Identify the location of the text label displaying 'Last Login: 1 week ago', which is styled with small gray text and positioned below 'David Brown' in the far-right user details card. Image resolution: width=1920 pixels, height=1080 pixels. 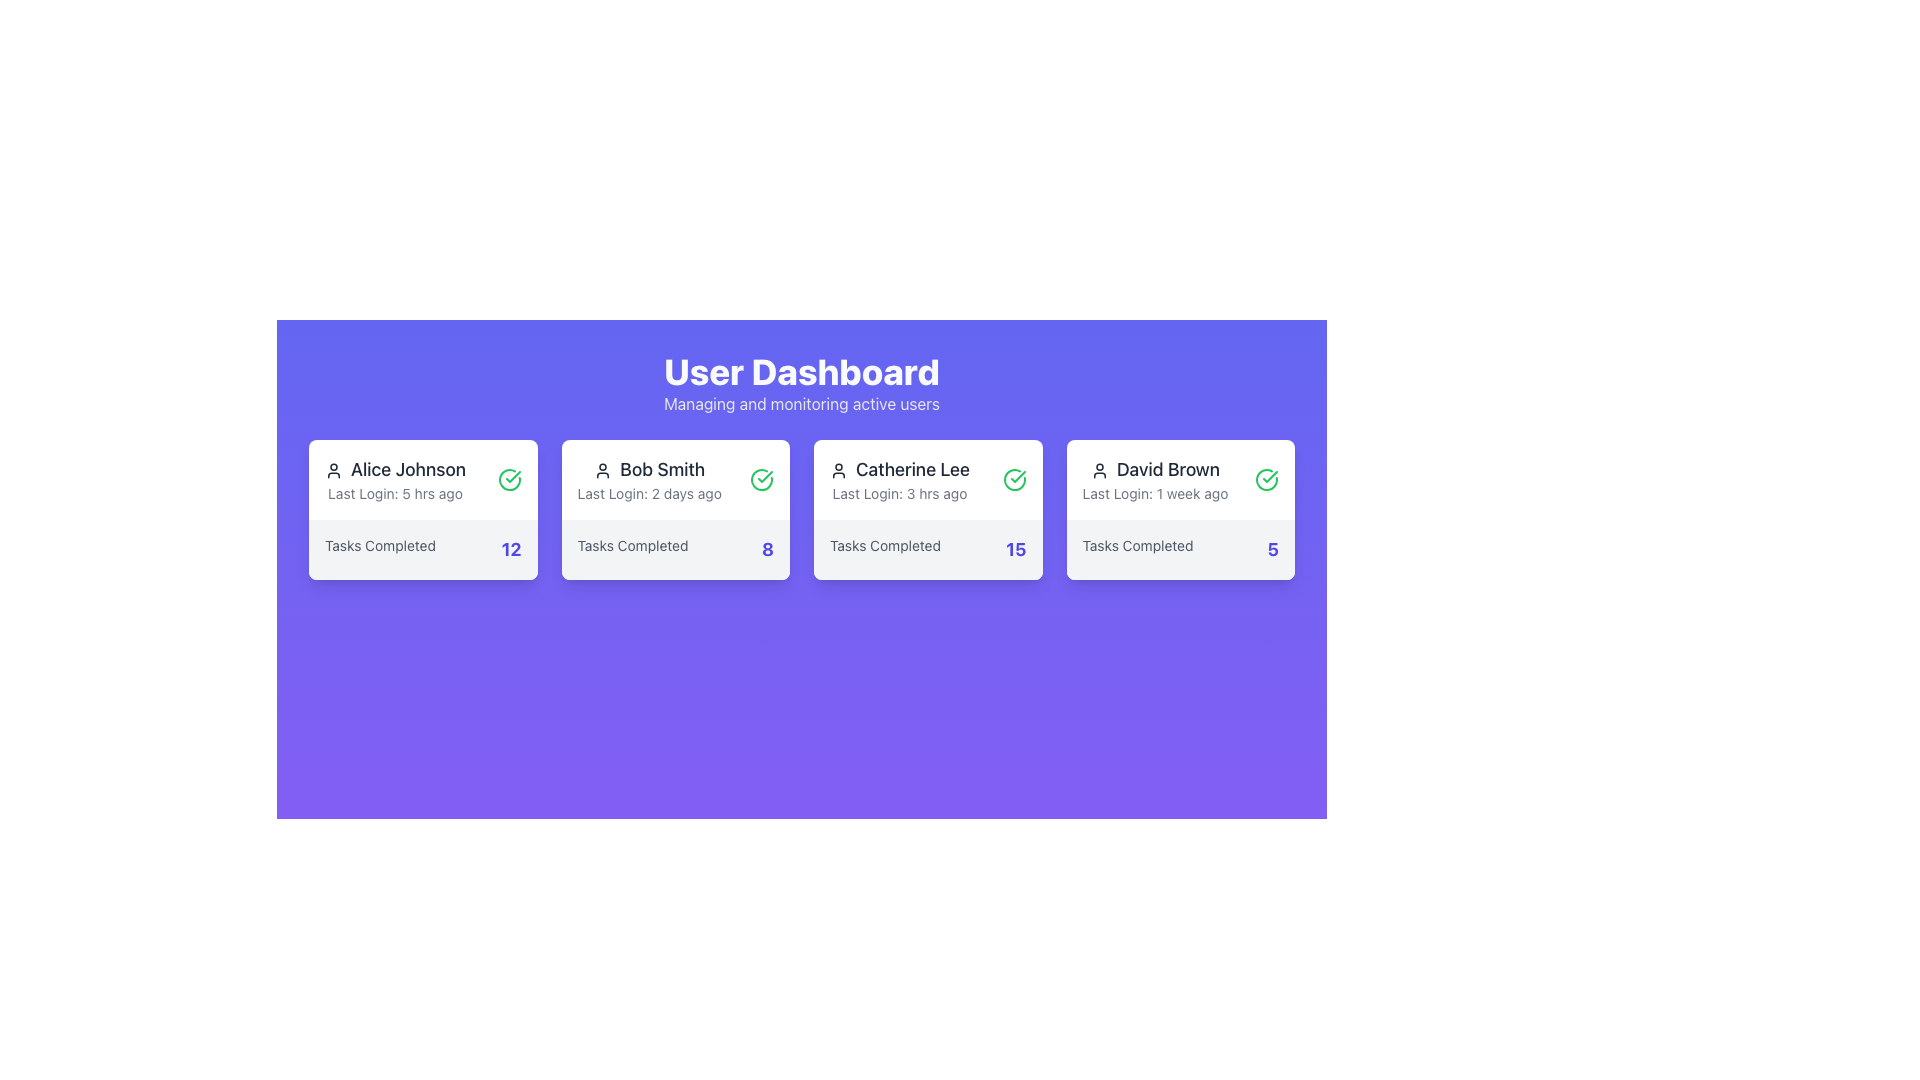
(1155, 493).